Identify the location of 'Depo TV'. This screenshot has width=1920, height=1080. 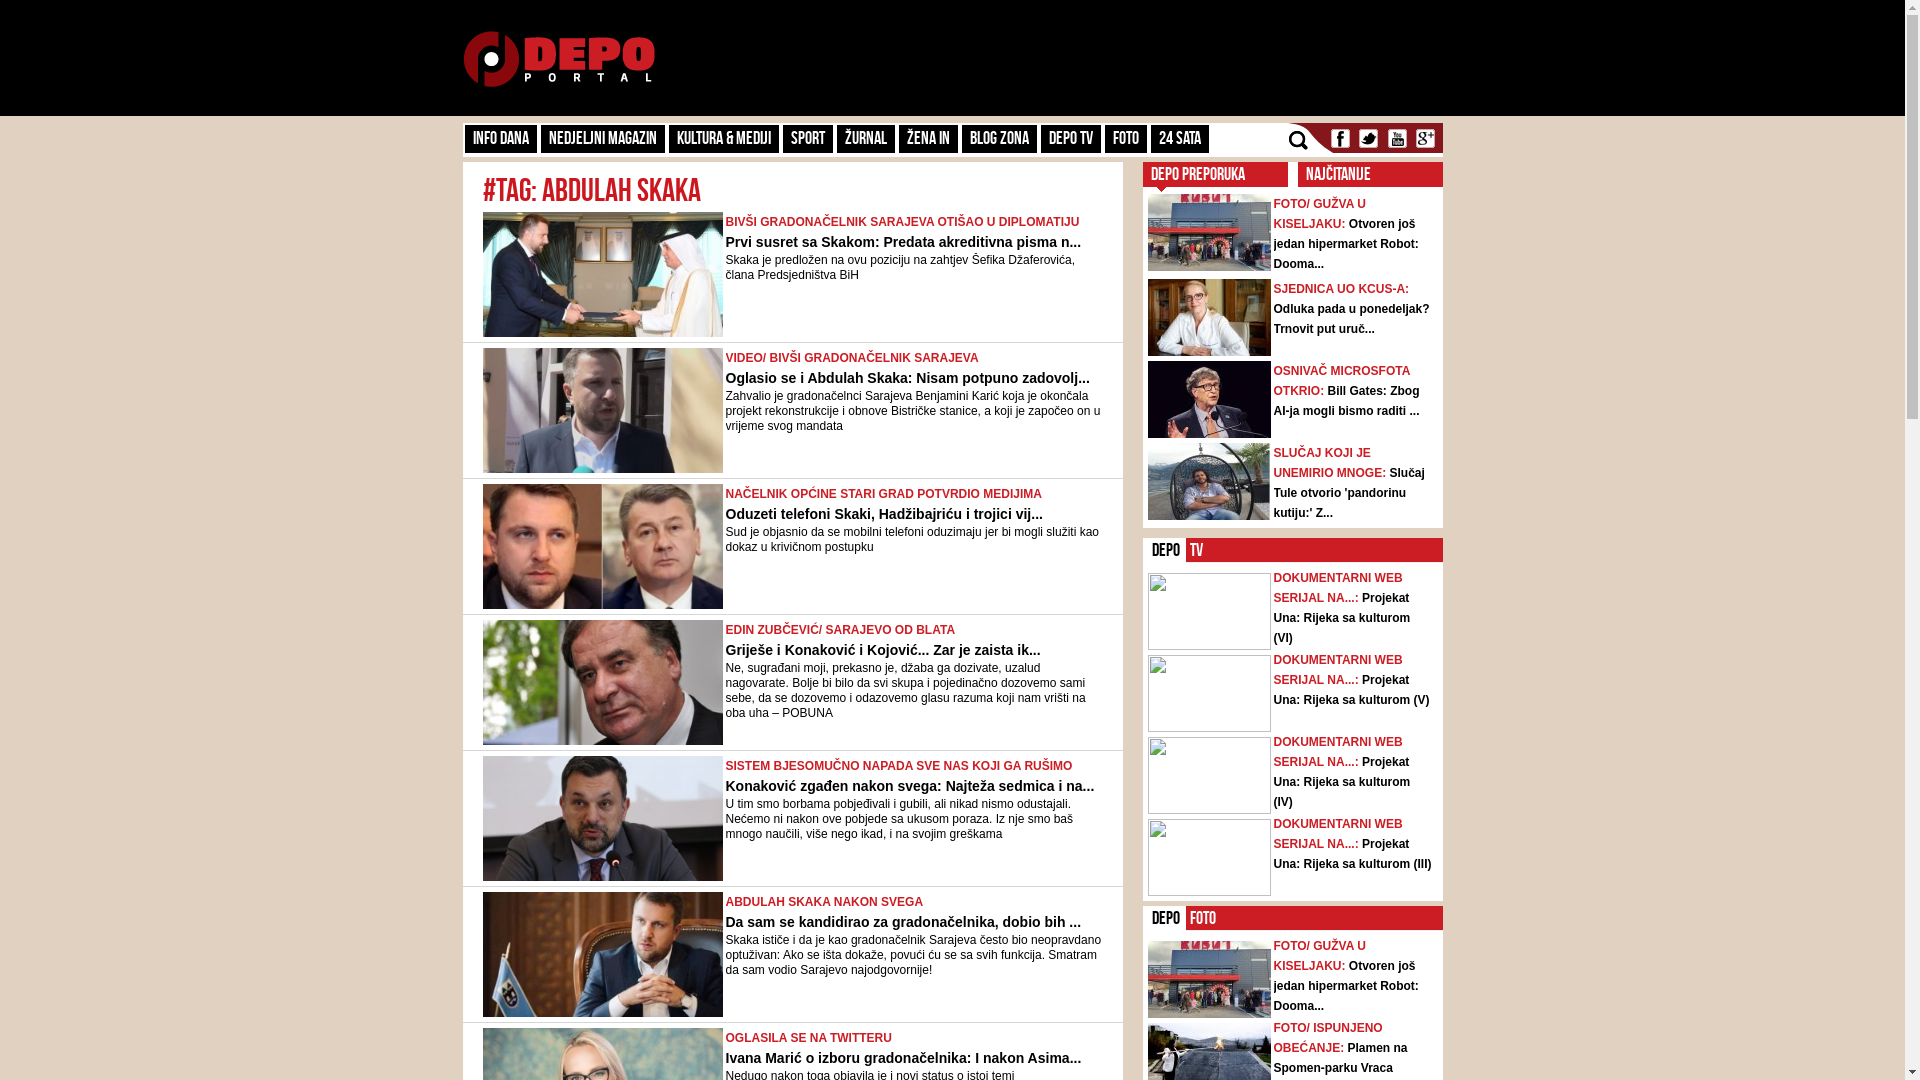
(1069, 137).